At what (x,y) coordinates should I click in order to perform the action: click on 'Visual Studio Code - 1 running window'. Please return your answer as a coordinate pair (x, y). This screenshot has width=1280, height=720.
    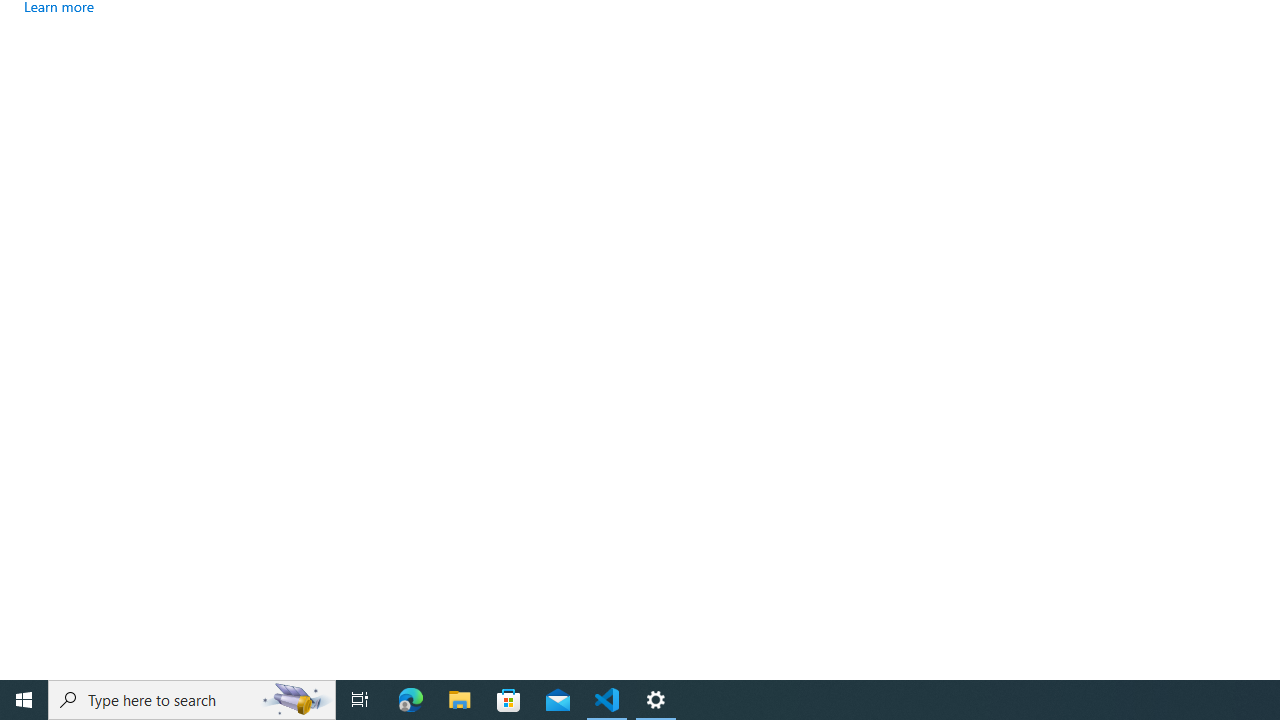
    Looking at the image, I should click on (606, 698).